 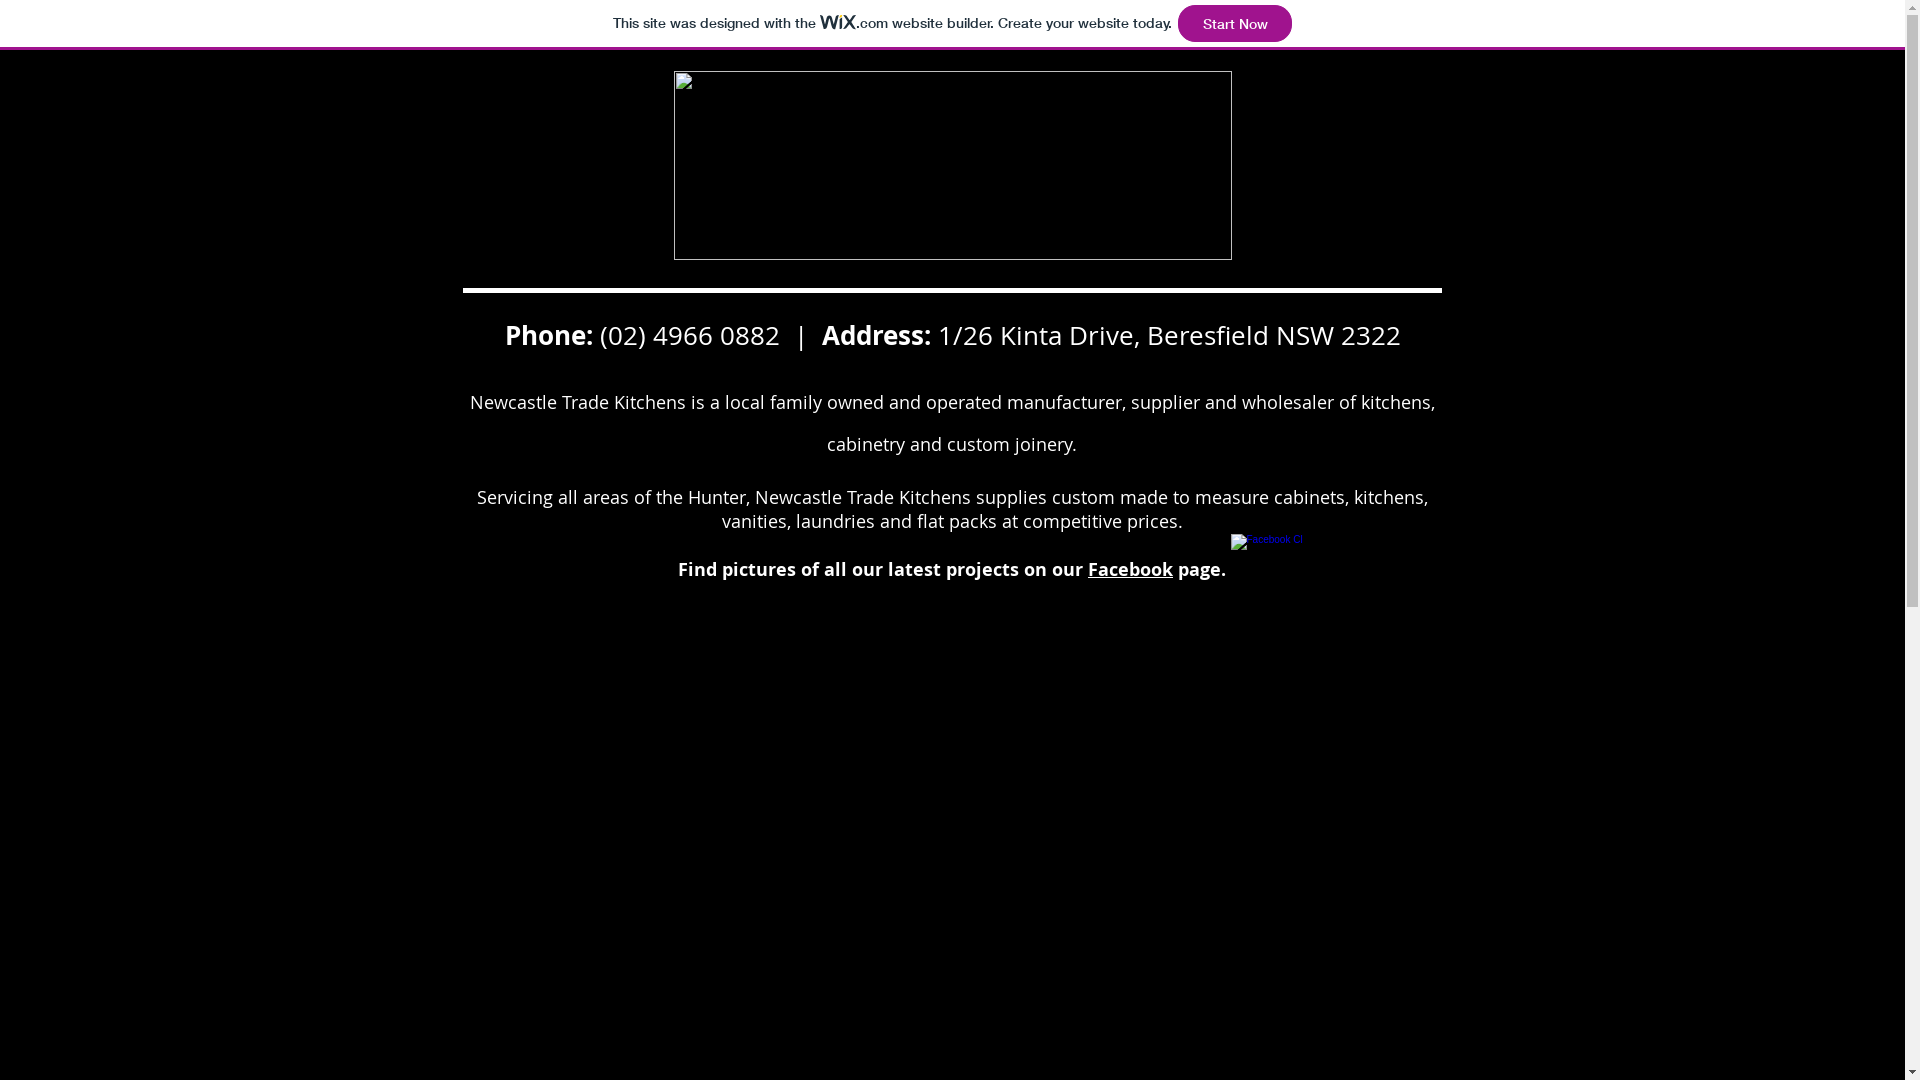 What do you see at coordinates (1130, 569) in the screenshot?
I see `'Facebook'` at bounding box center [1130, 569].